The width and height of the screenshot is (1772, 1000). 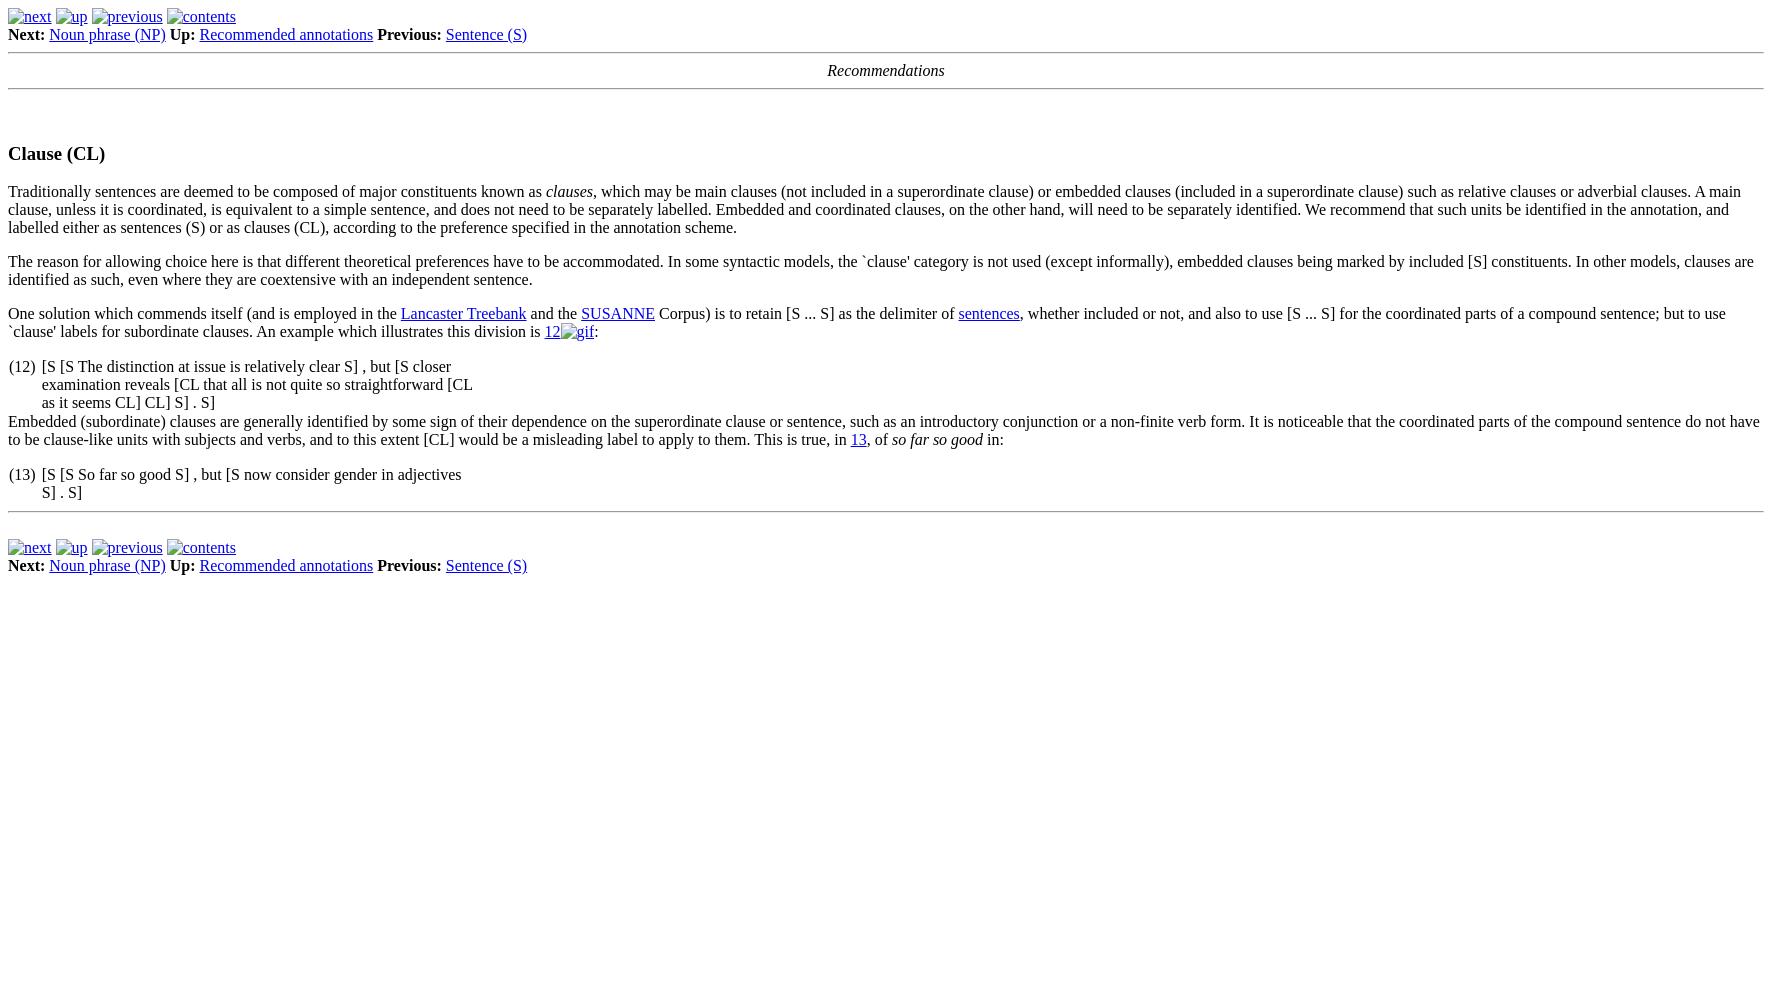 I want to click on 'clauses', so click(x=568, y=190).